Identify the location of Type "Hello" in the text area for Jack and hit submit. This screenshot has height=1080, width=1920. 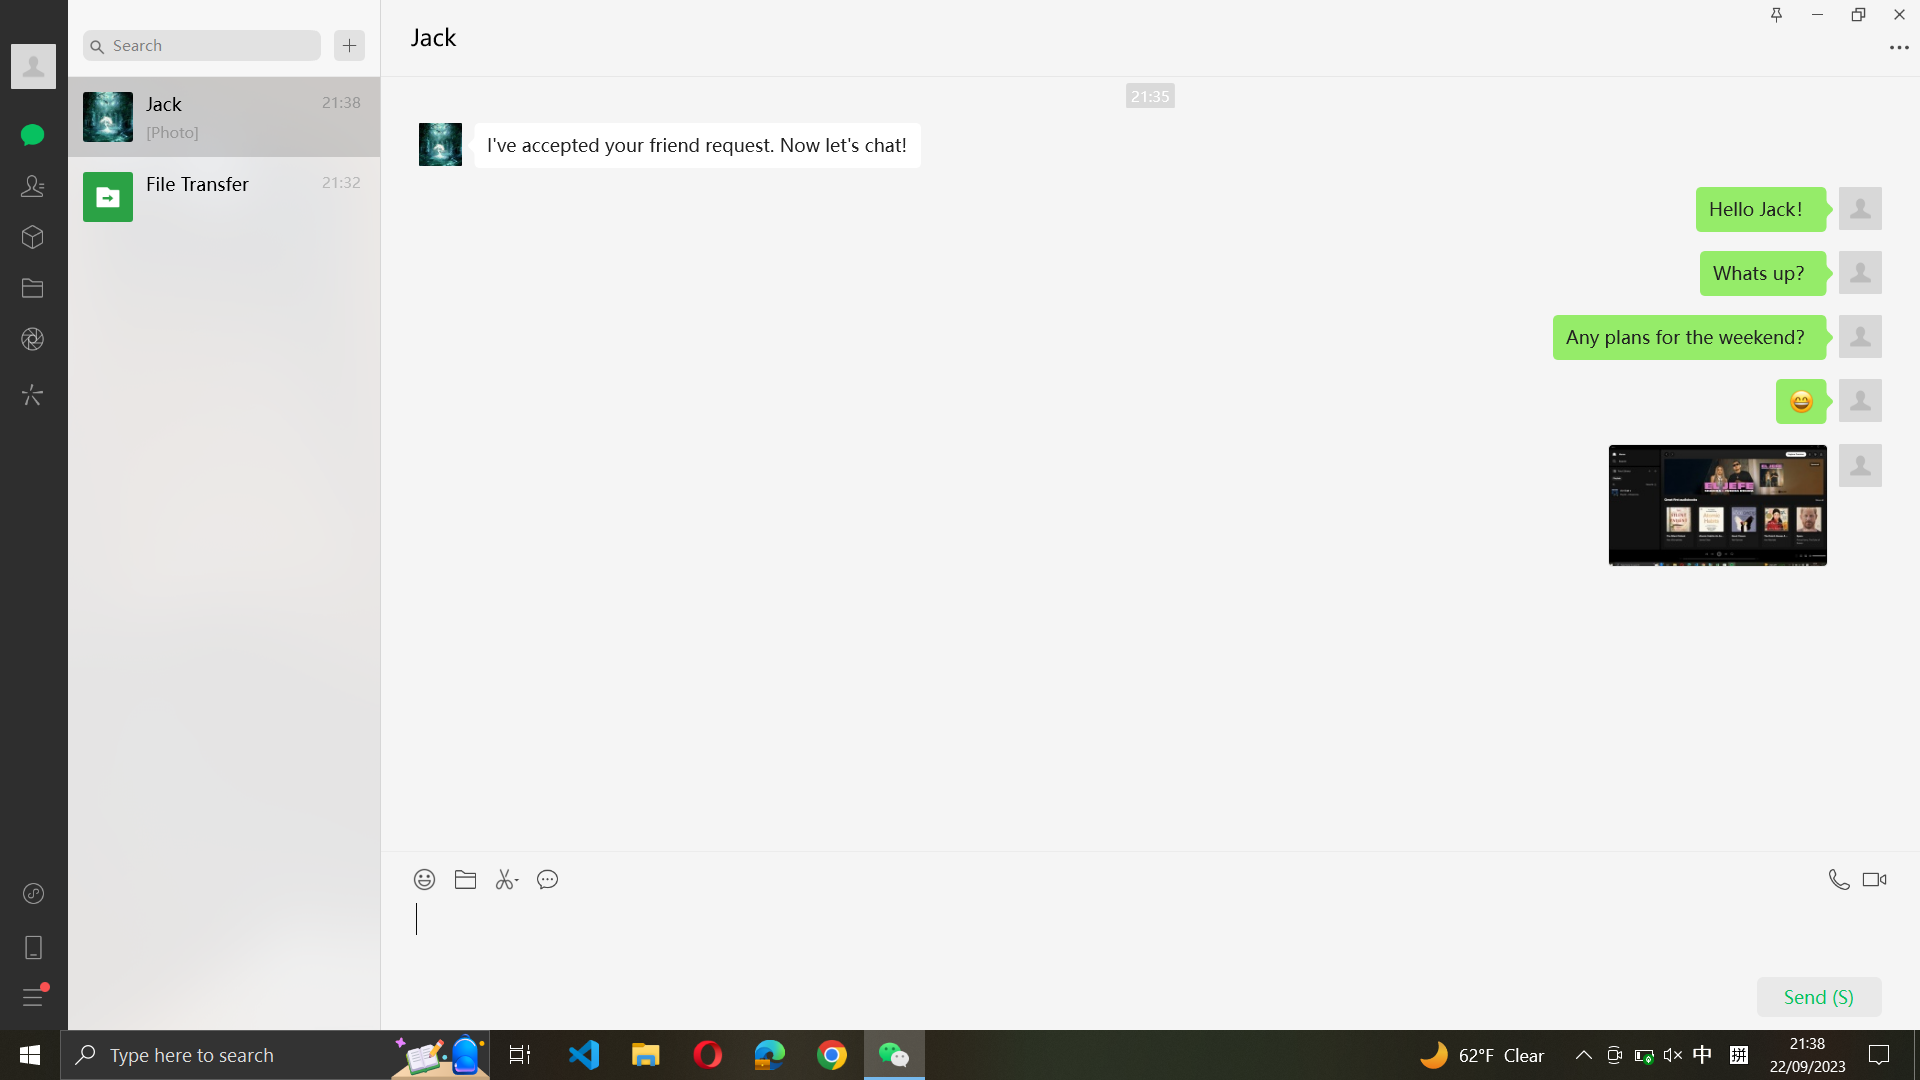
(1147, 960).